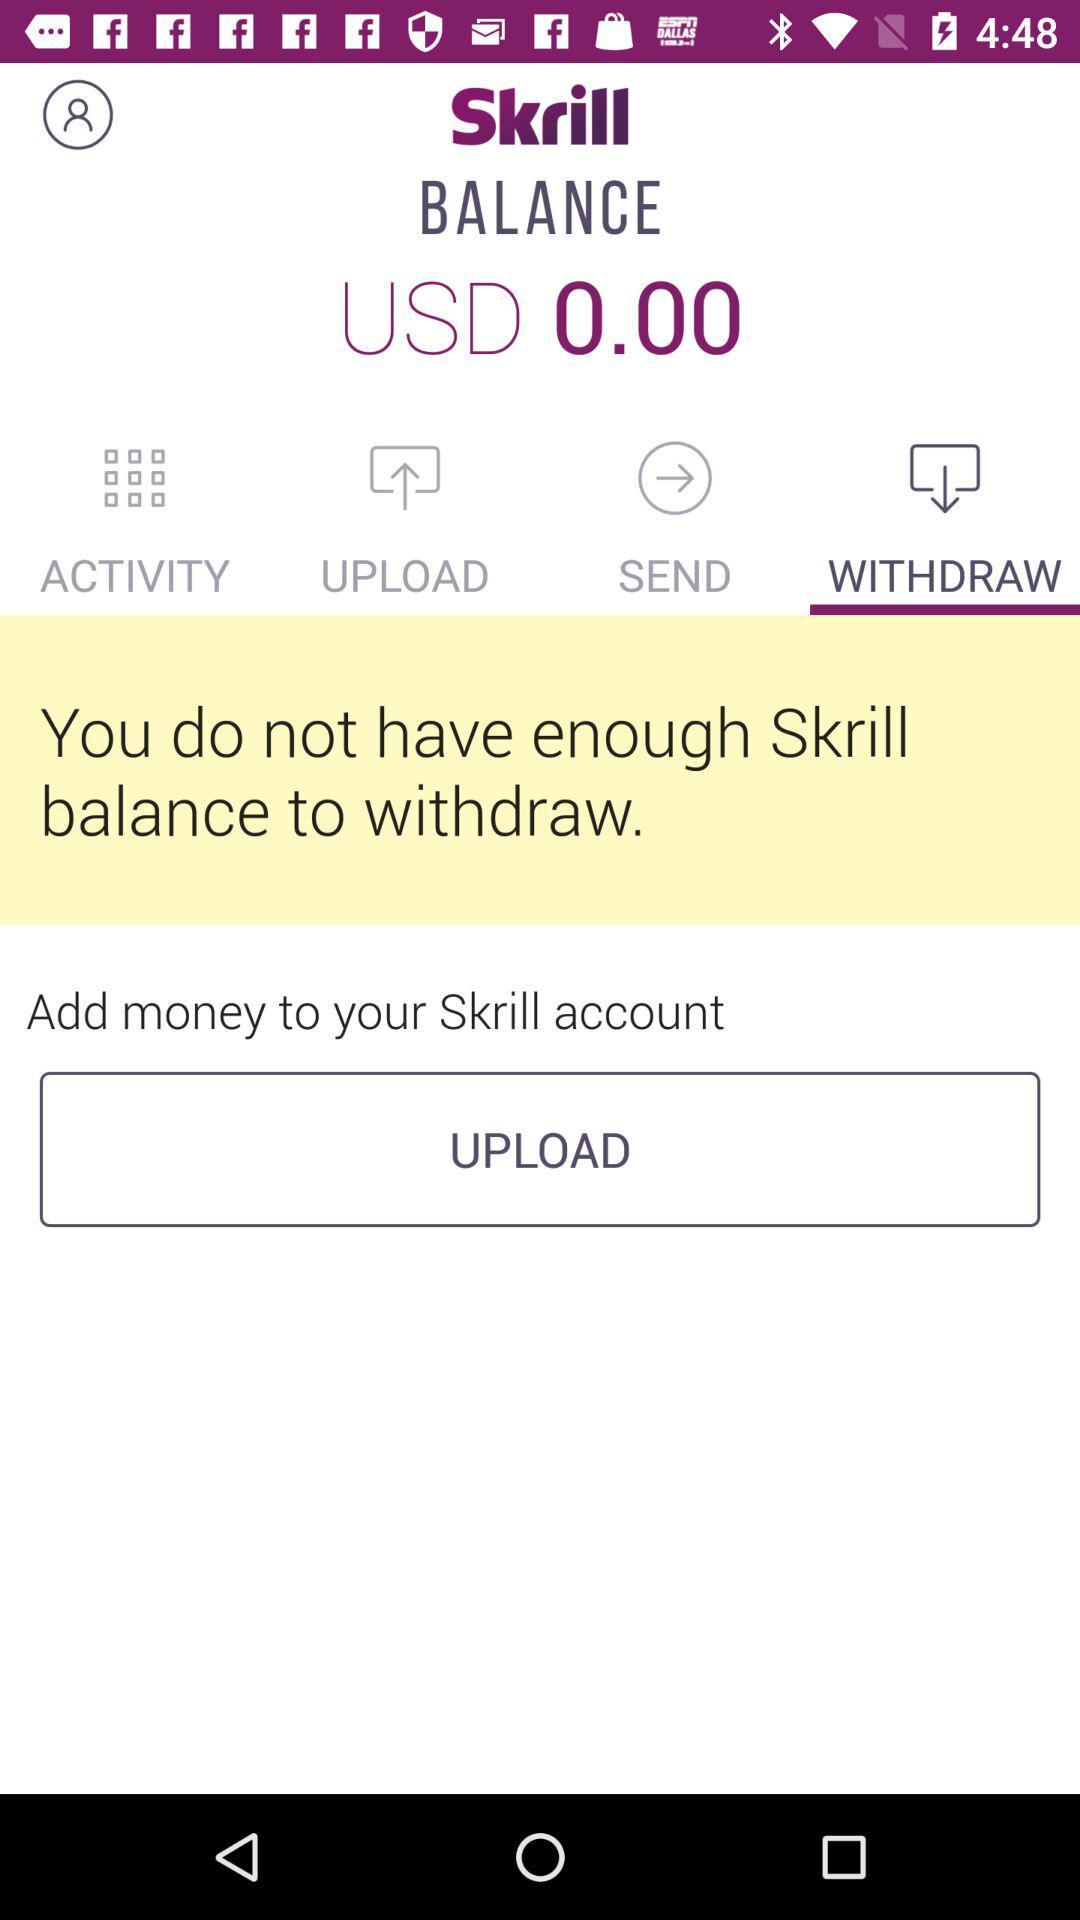 The height and width of the screenshot is (1920, 1080). Describe the element at coordinates (945, 477) in the screenshot. I see `withdraw` at that location.